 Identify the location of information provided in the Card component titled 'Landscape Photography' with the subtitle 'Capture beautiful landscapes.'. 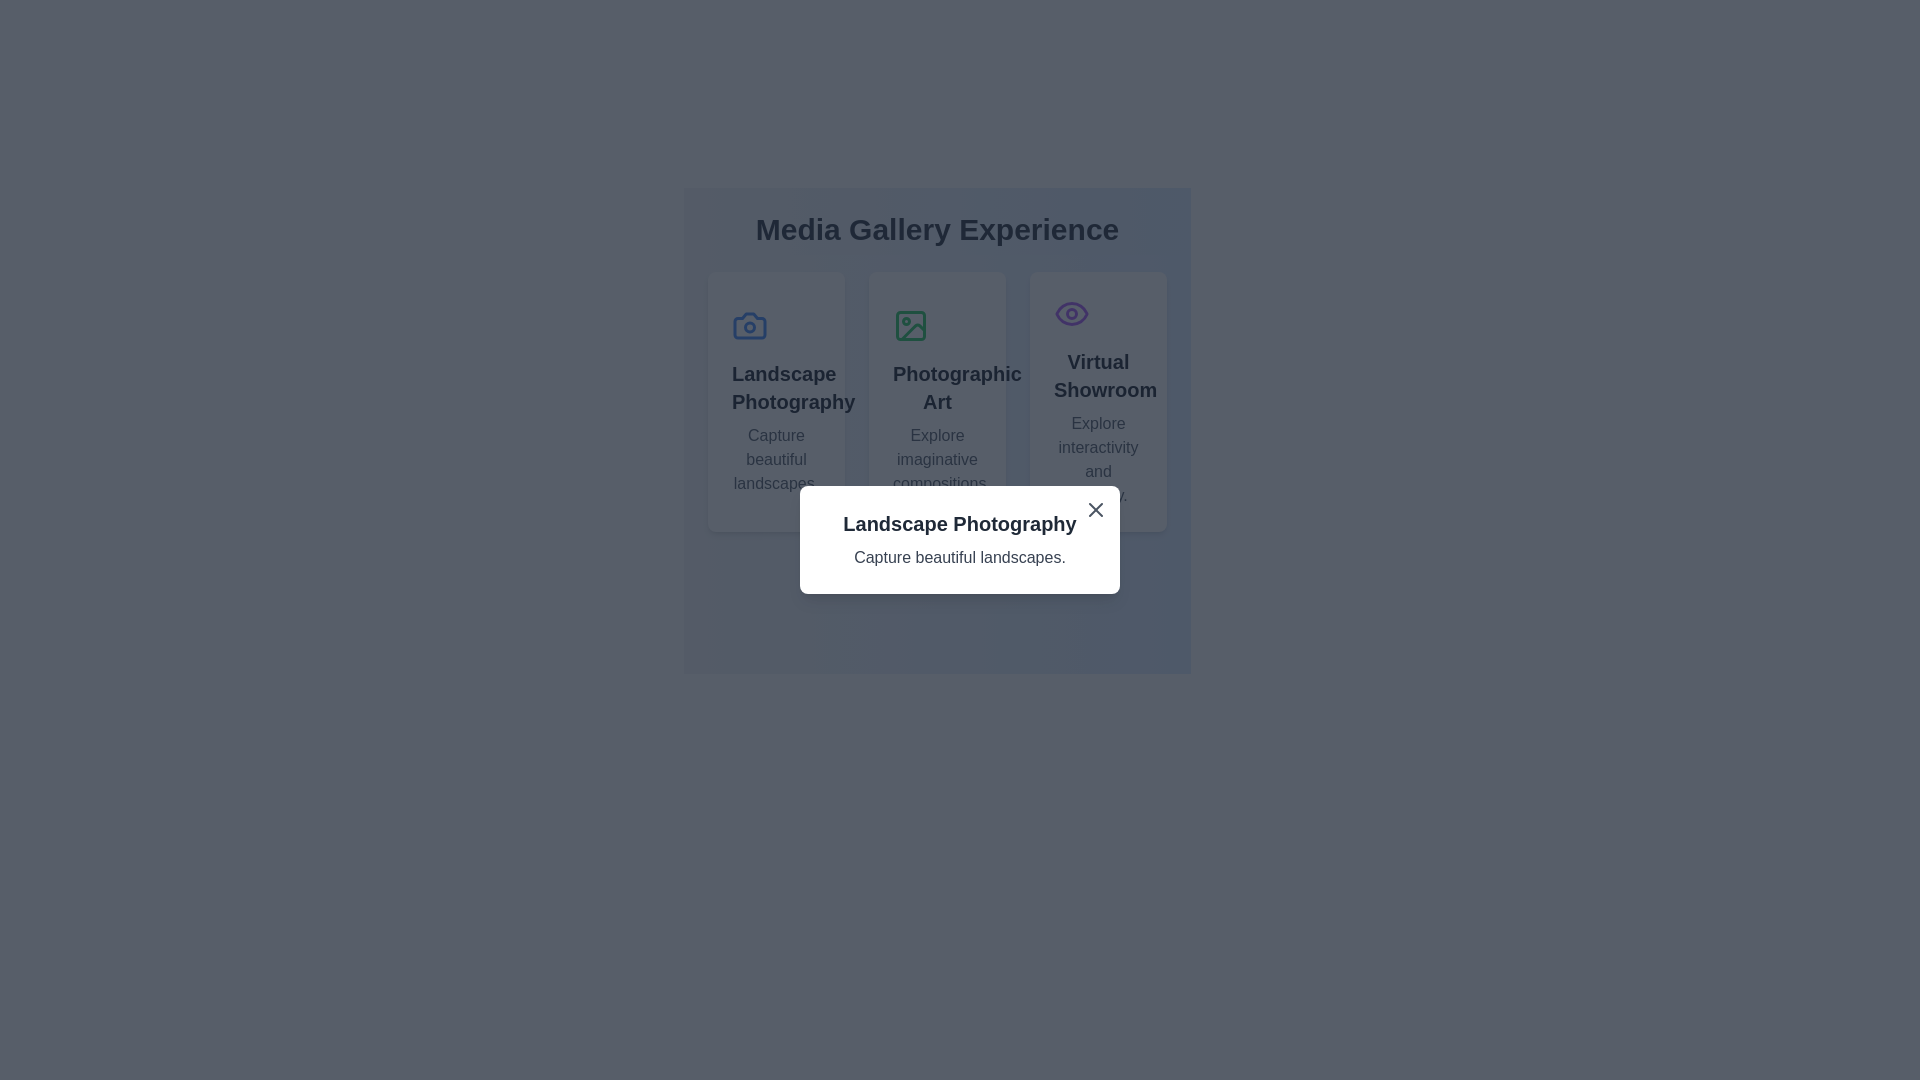
(960, 540).